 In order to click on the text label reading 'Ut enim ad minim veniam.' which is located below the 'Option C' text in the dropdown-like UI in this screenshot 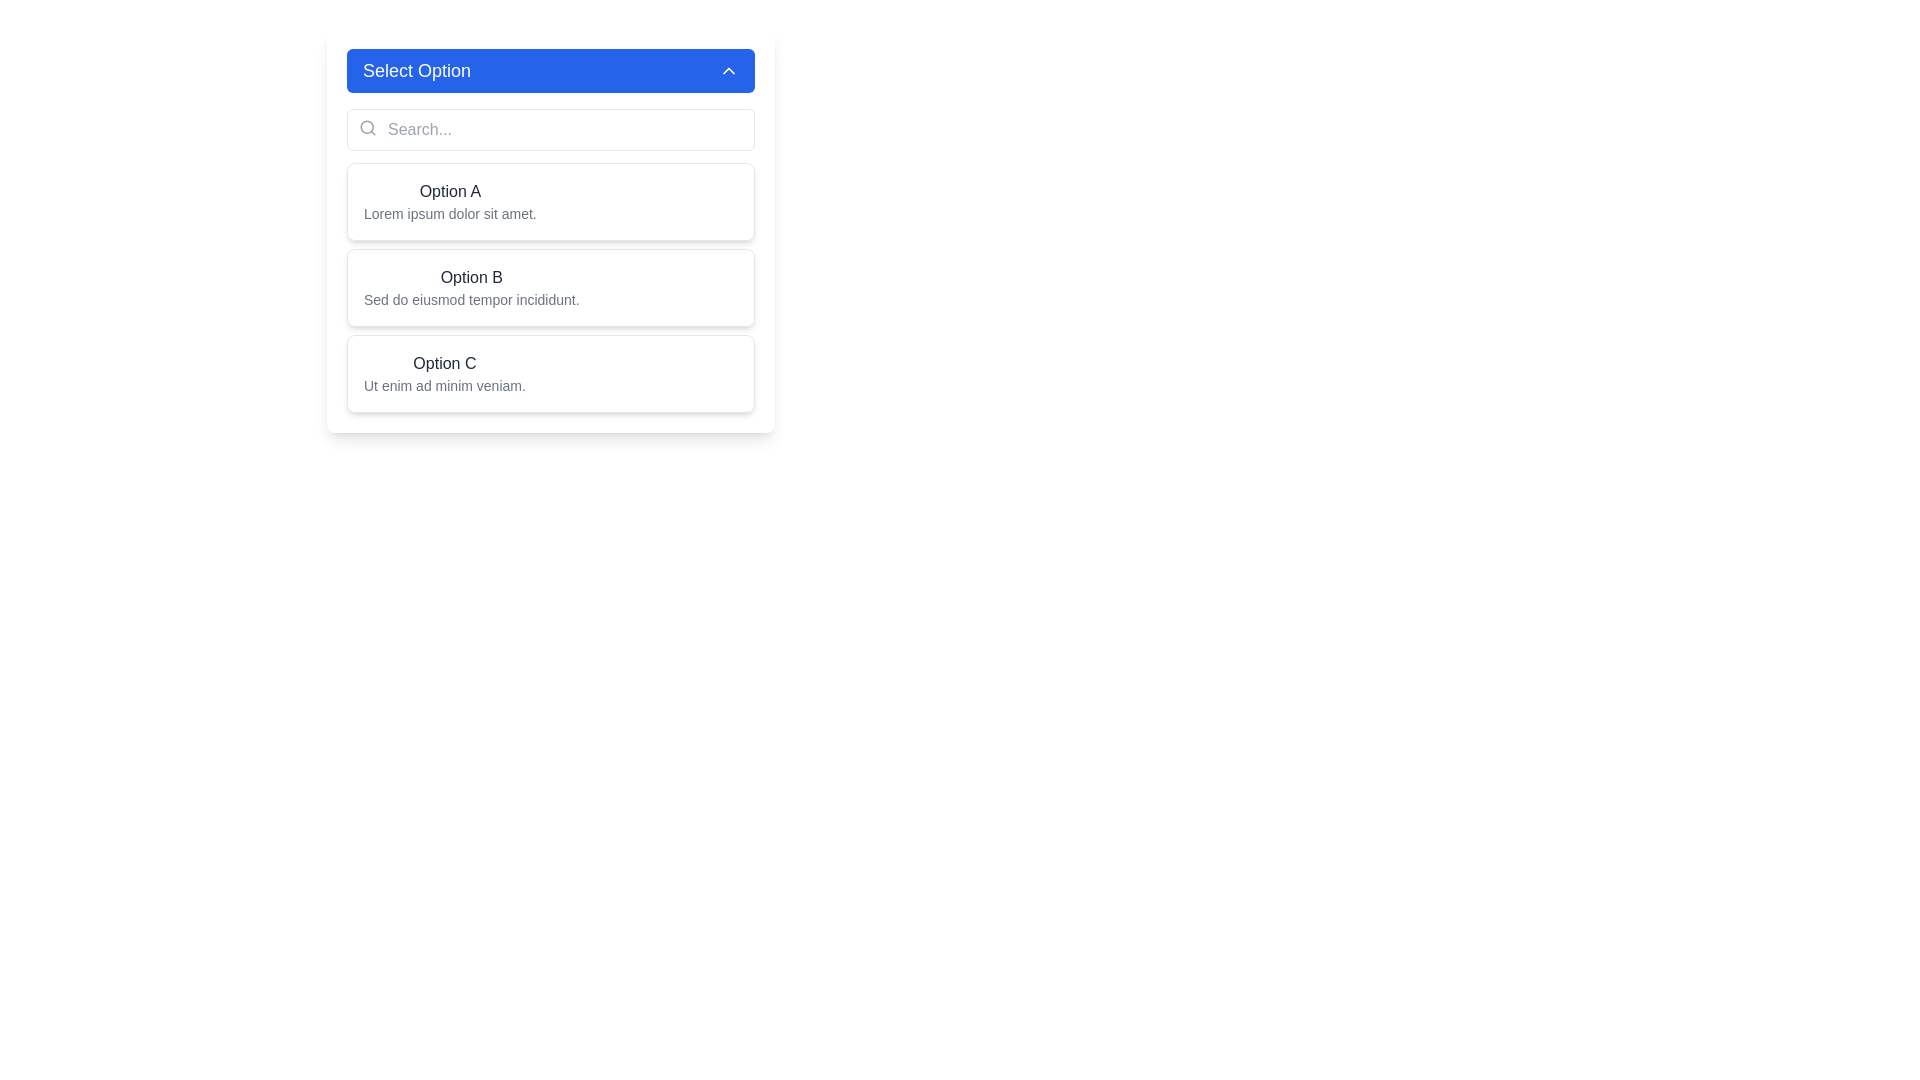, I will do `click(443, 385)`.